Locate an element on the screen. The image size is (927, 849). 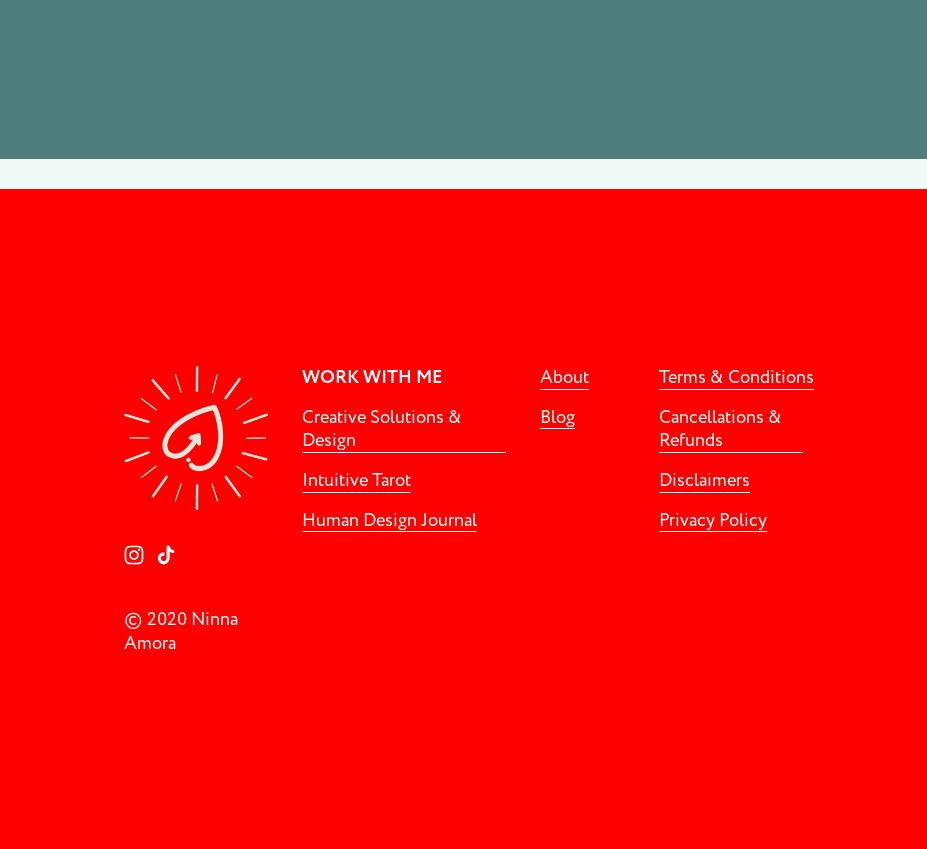
'Disclaimers' is located at coordinates (656, 479).